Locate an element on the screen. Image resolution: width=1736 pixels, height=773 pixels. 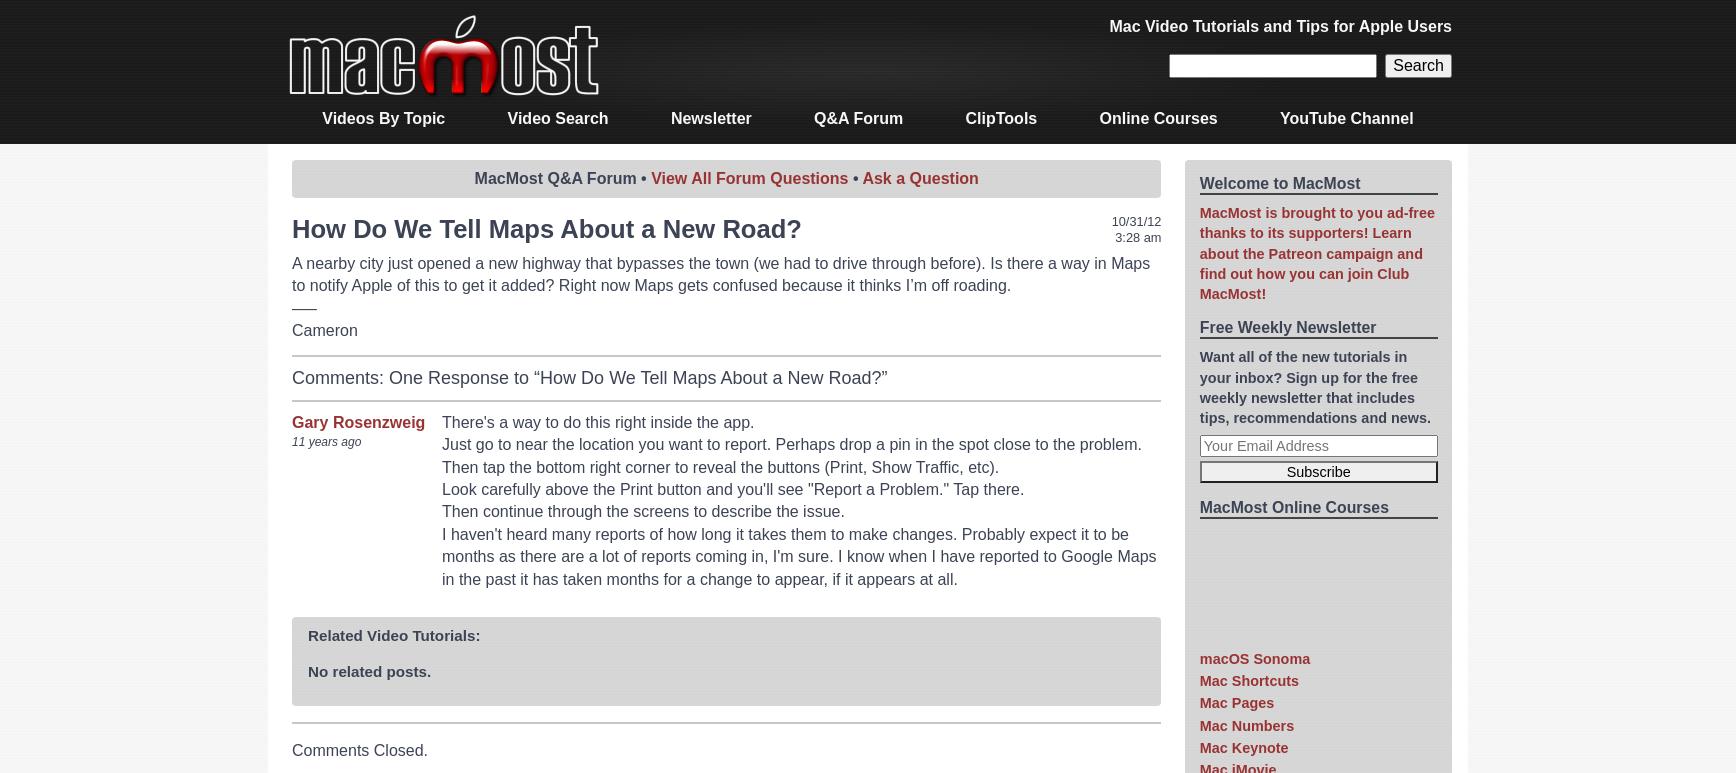
'No related posts.' is located at coordinates (307, 670).